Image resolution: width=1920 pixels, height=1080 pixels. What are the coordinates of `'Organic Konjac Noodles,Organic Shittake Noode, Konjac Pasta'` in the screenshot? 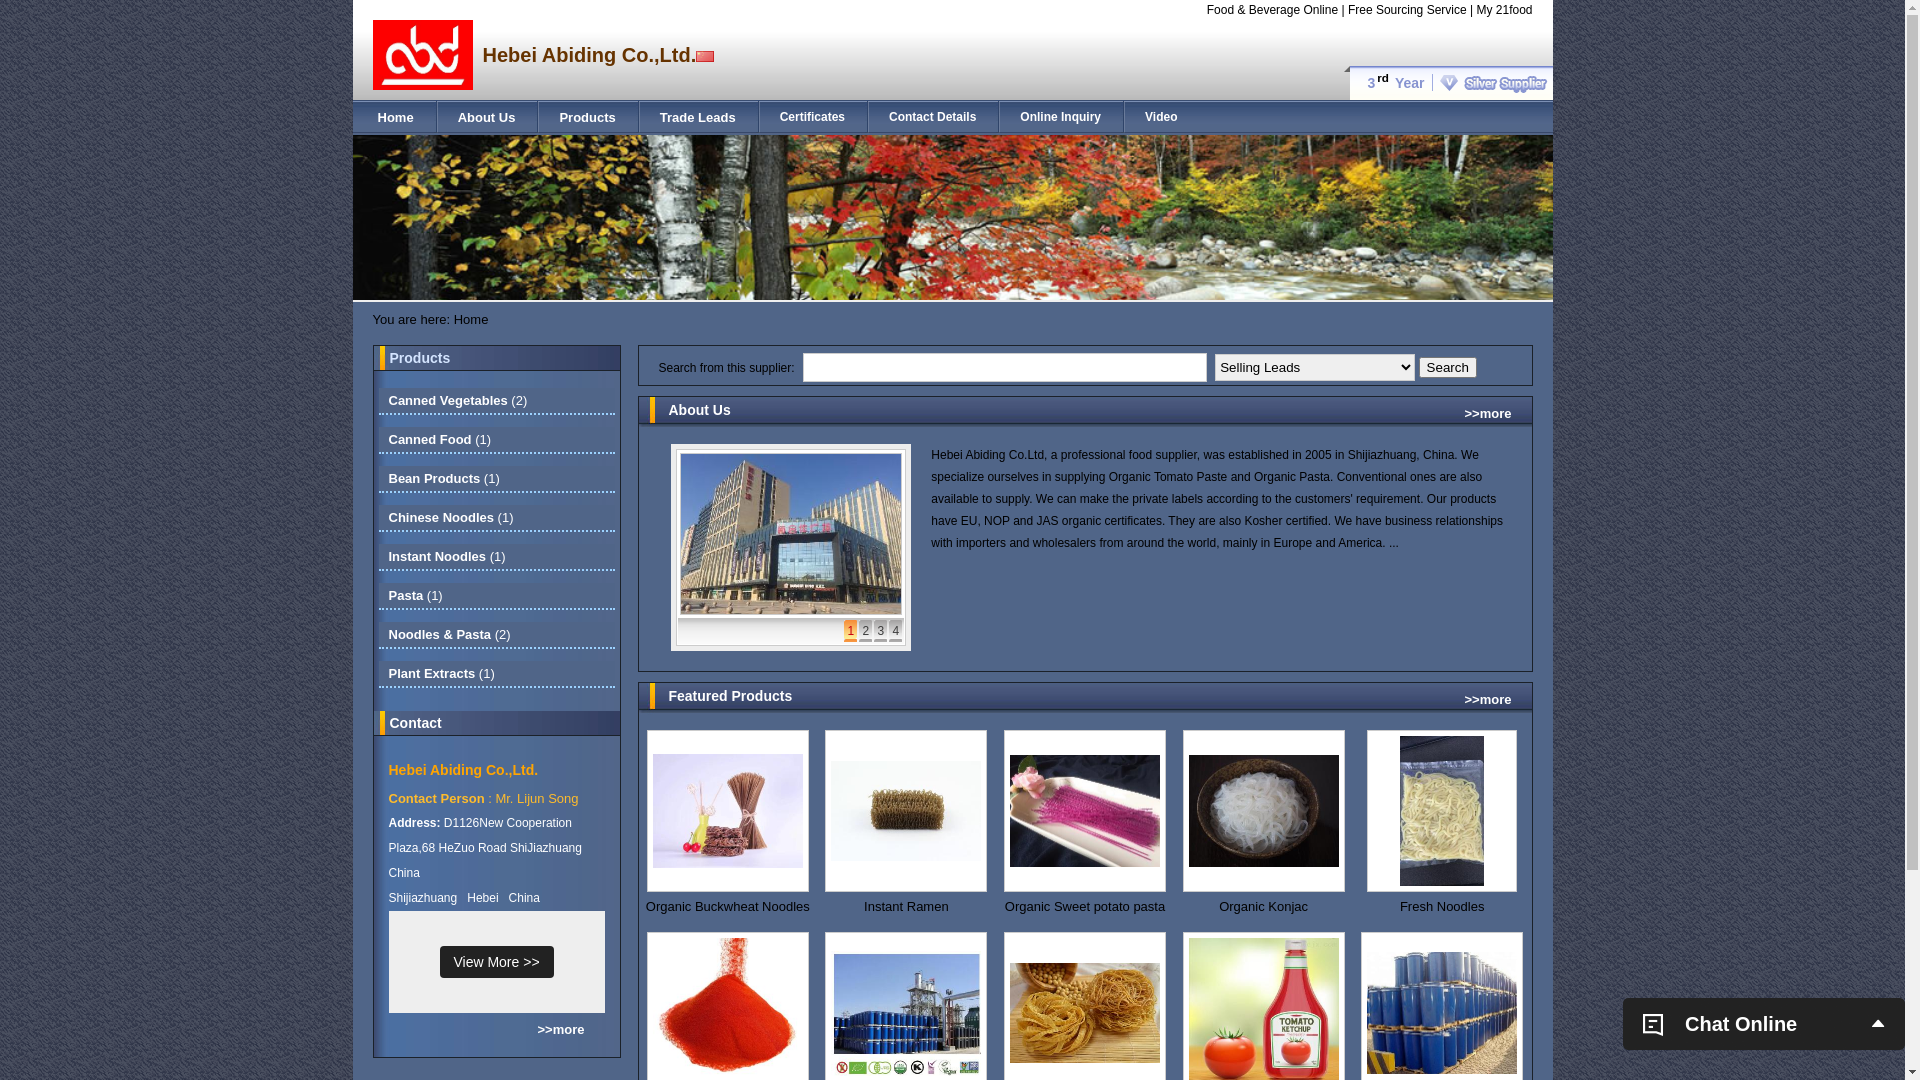 It's located at (1262, 906).